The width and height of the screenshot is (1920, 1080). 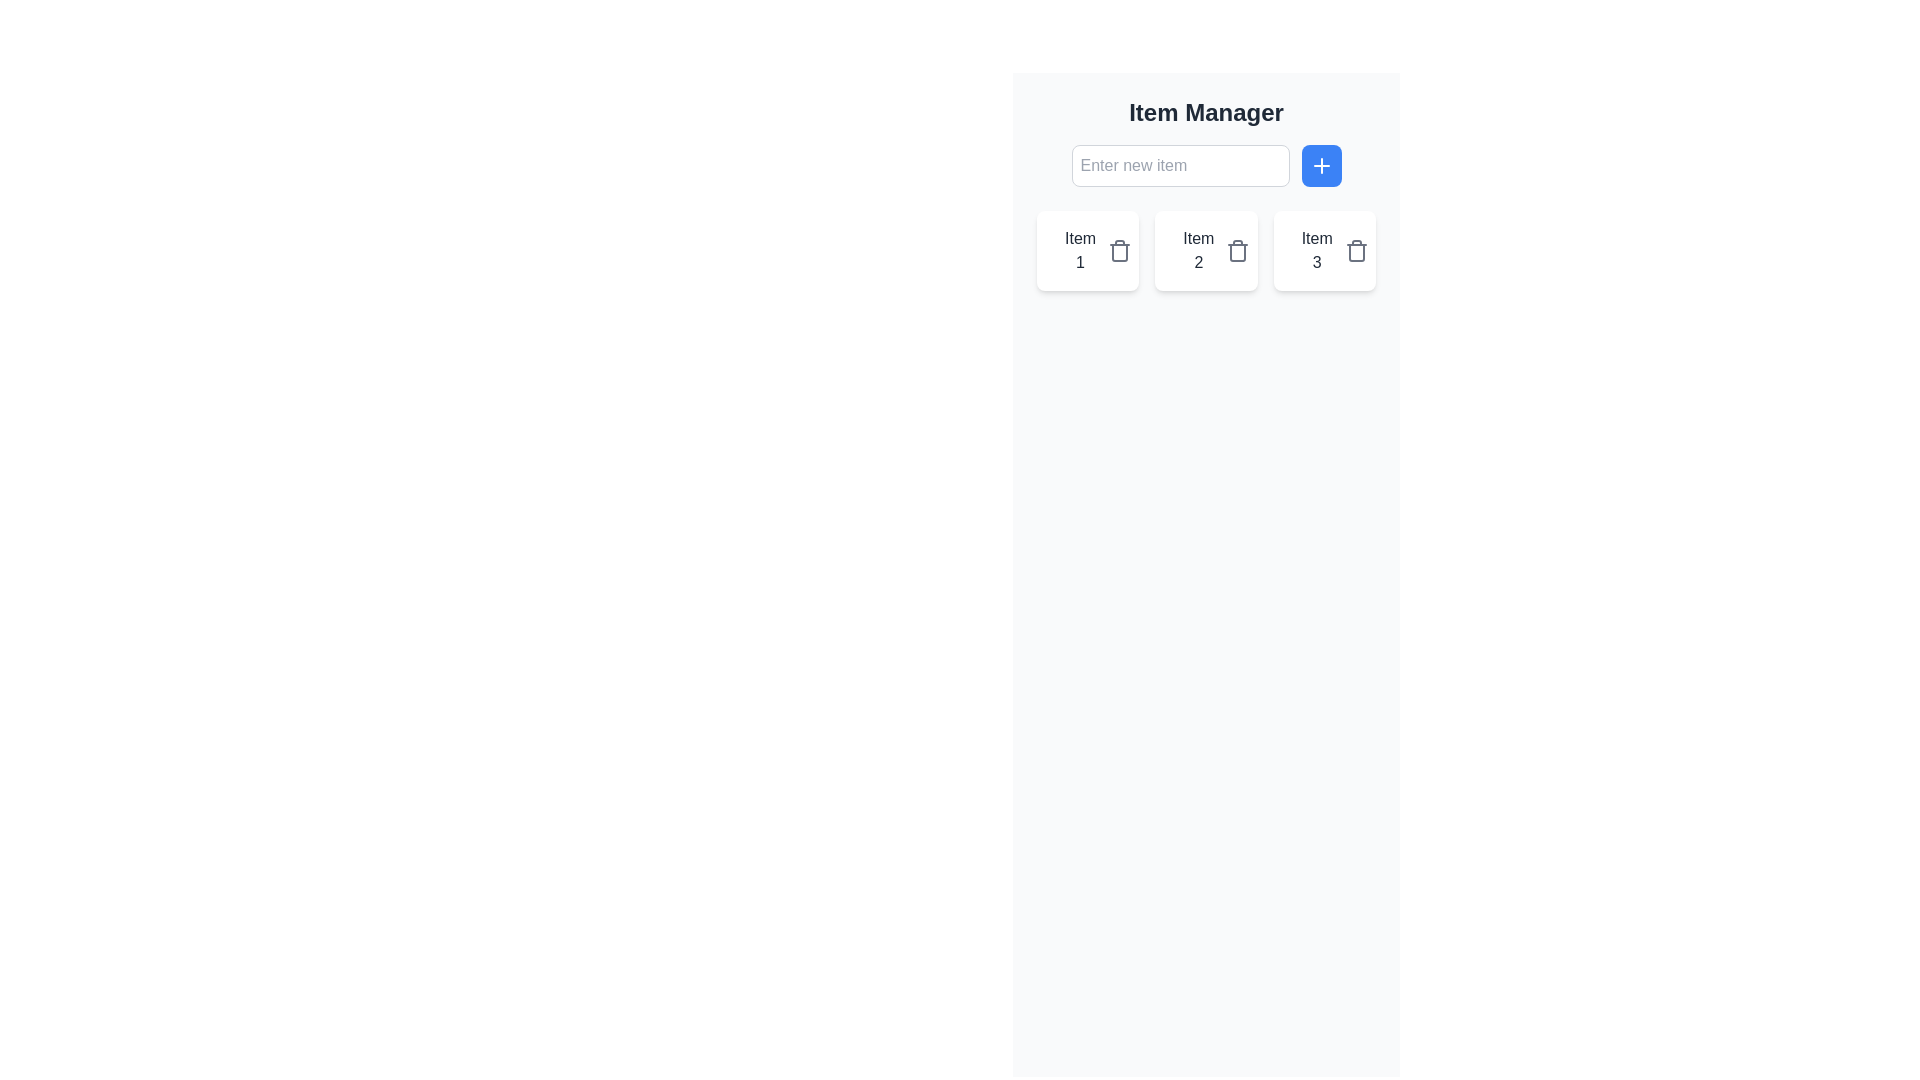 What do you see at coordinates (1321, 164) in the screenshot?
I see `the '+' icon within the blue circular button` at bounding box center [1321, 164].